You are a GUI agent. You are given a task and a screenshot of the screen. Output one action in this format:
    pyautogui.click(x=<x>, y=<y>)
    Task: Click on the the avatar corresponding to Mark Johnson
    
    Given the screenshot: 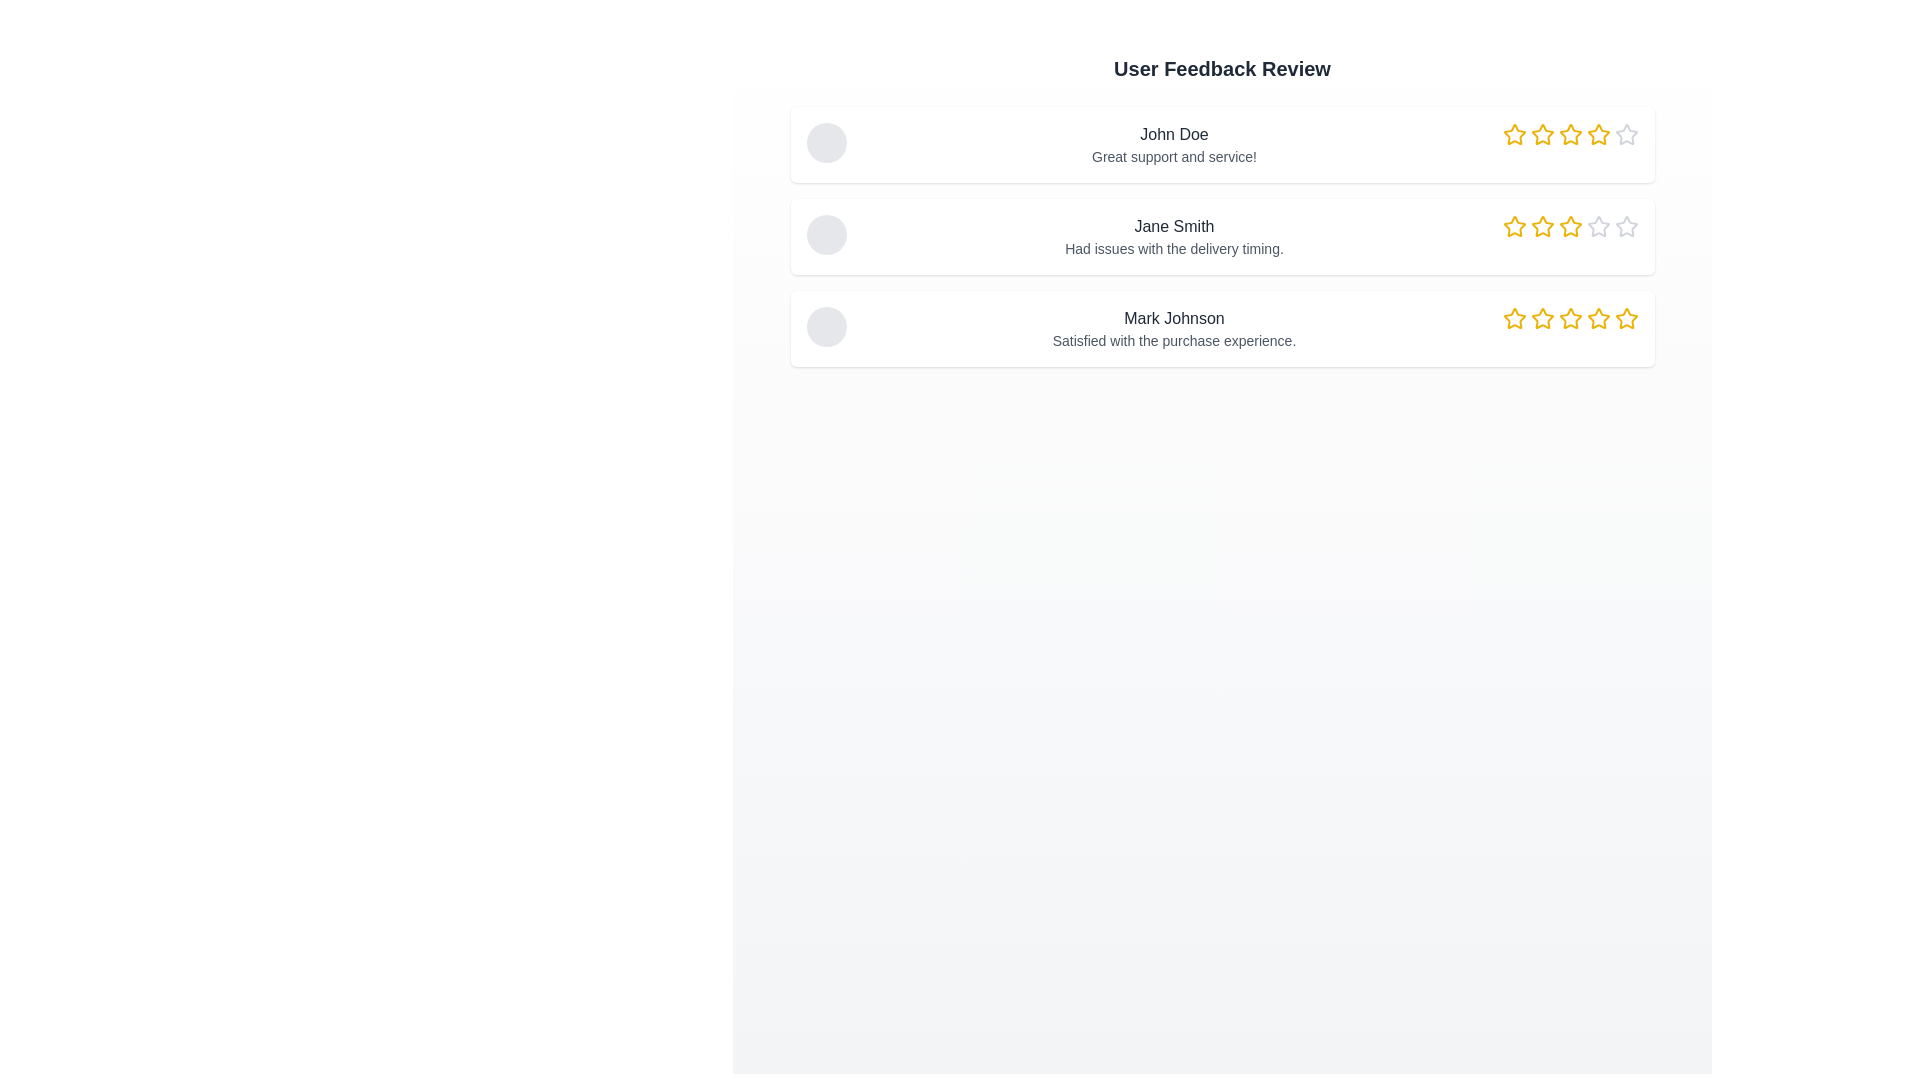 What is the action you would take?
    pyautogui.click(x=826, y=326)
    